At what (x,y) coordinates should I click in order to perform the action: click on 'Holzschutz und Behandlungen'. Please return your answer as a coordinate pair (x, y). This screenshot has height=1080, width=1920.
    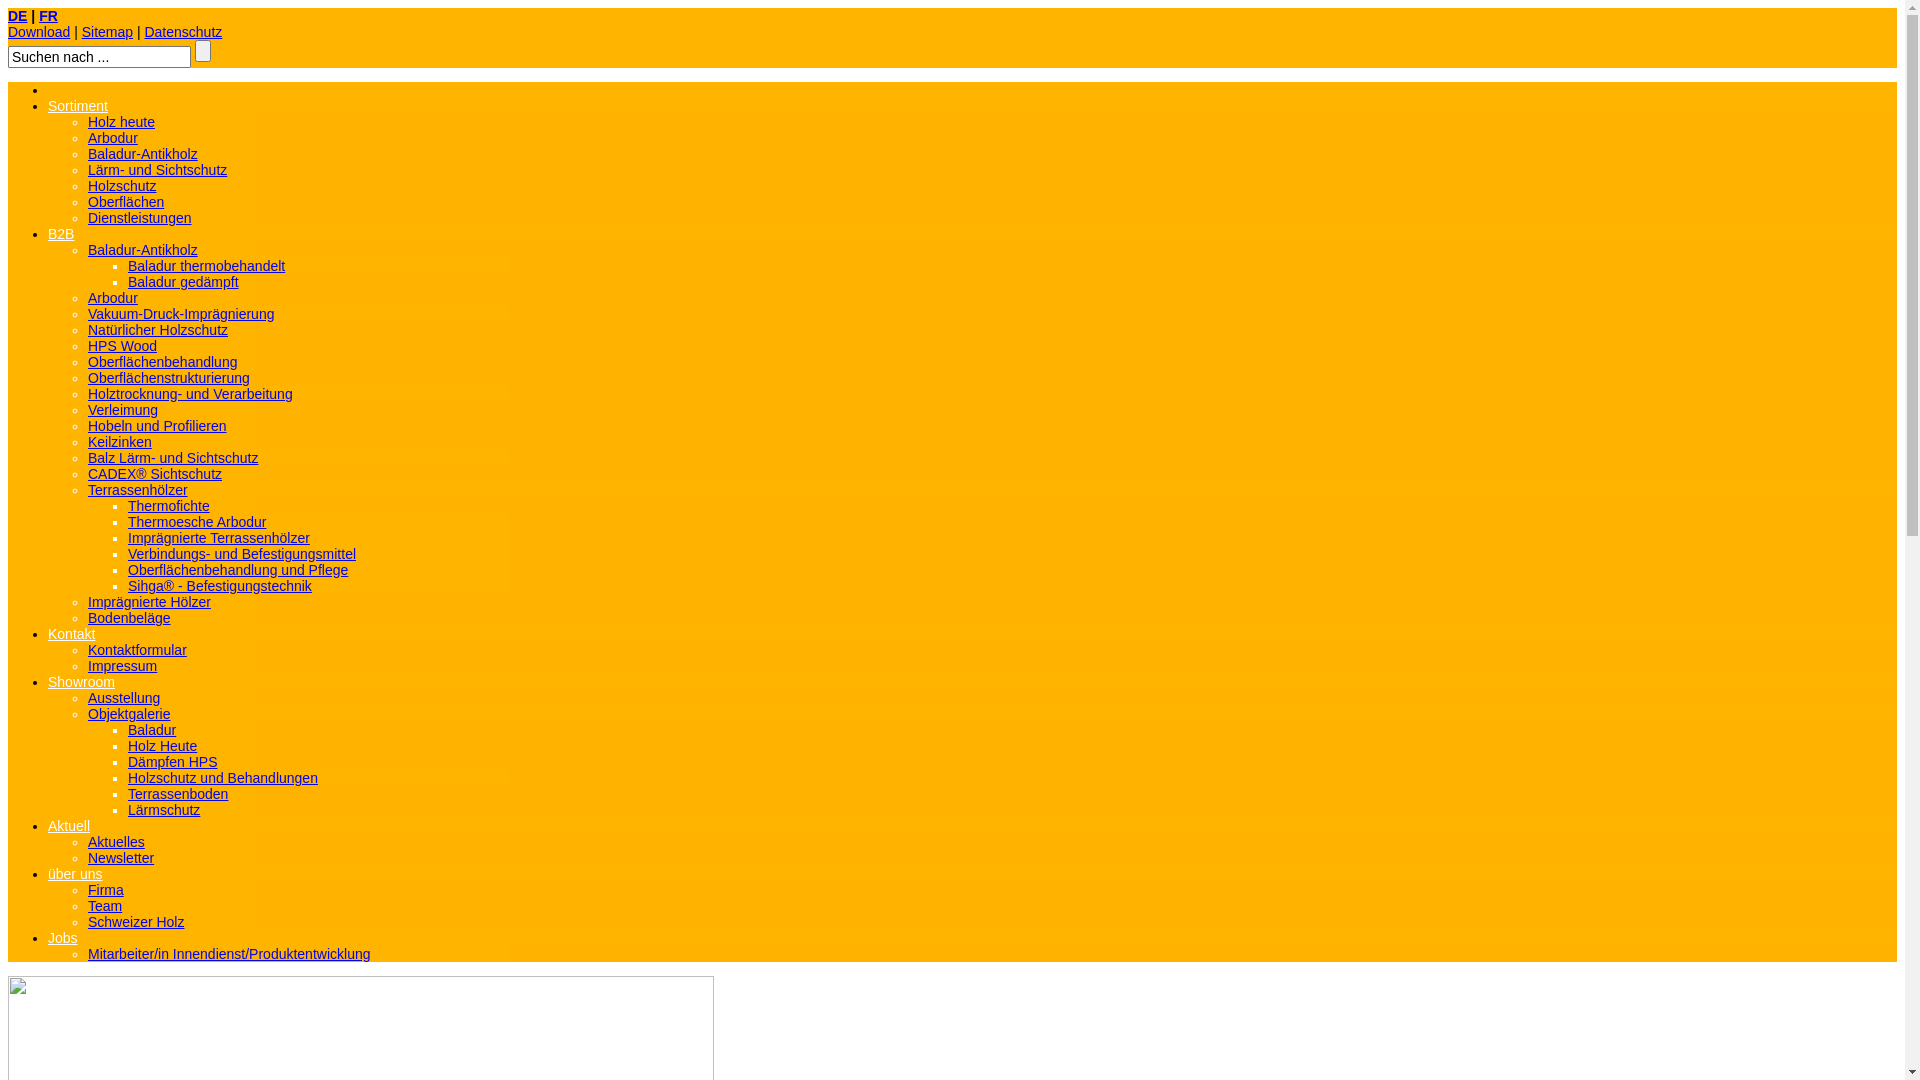
    Looking at the image, I should click on (222, 777).